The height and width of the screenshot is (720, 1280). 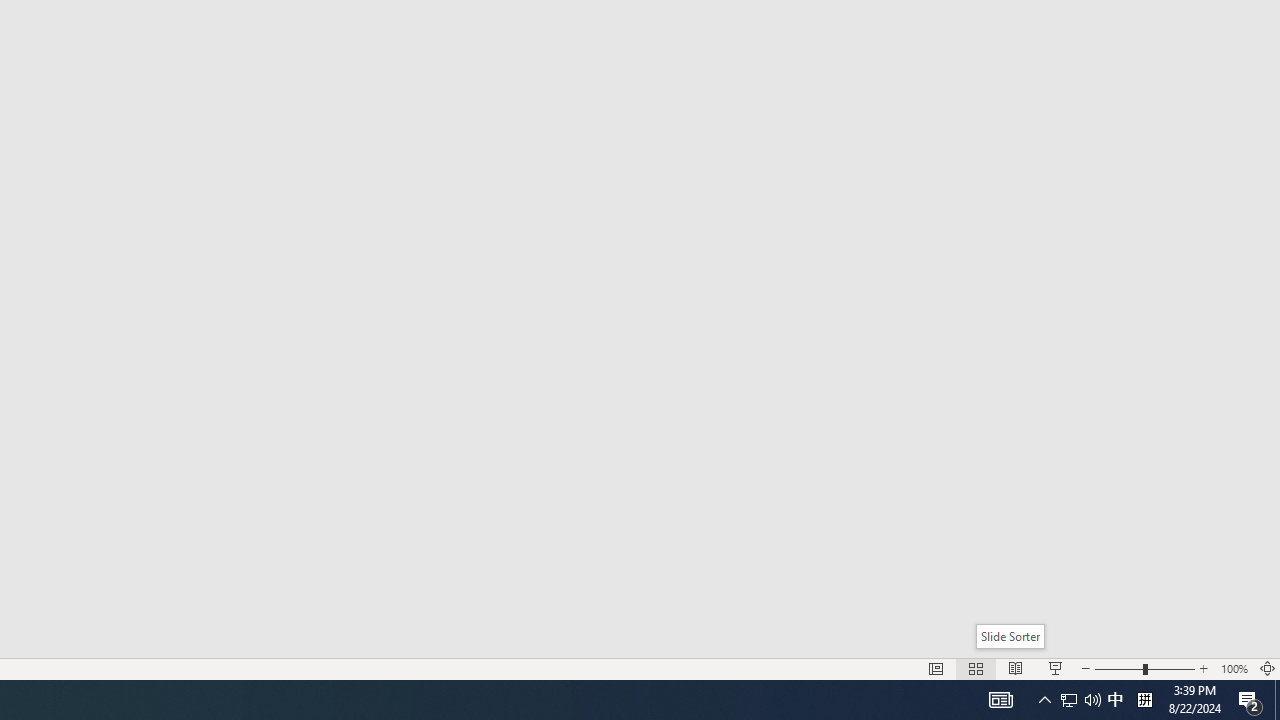 I want to click on 'Zoom to Fit ', so click(x=1266, y=669).